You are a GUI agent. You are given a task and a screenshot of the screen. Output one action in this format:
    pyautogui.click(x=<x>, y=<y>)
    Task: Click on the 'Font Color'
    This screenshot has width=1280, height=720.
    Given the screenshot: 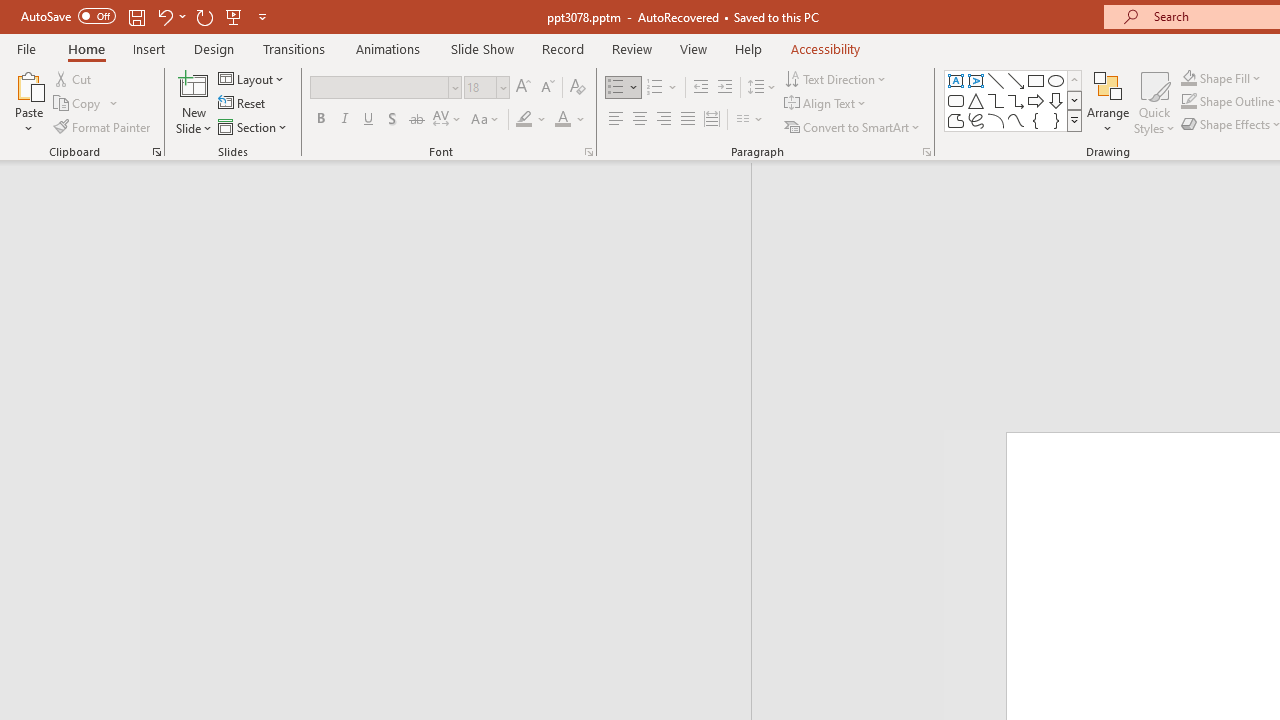 What is the action you would take?
    pyautogui.click(x=569, y=119)
    